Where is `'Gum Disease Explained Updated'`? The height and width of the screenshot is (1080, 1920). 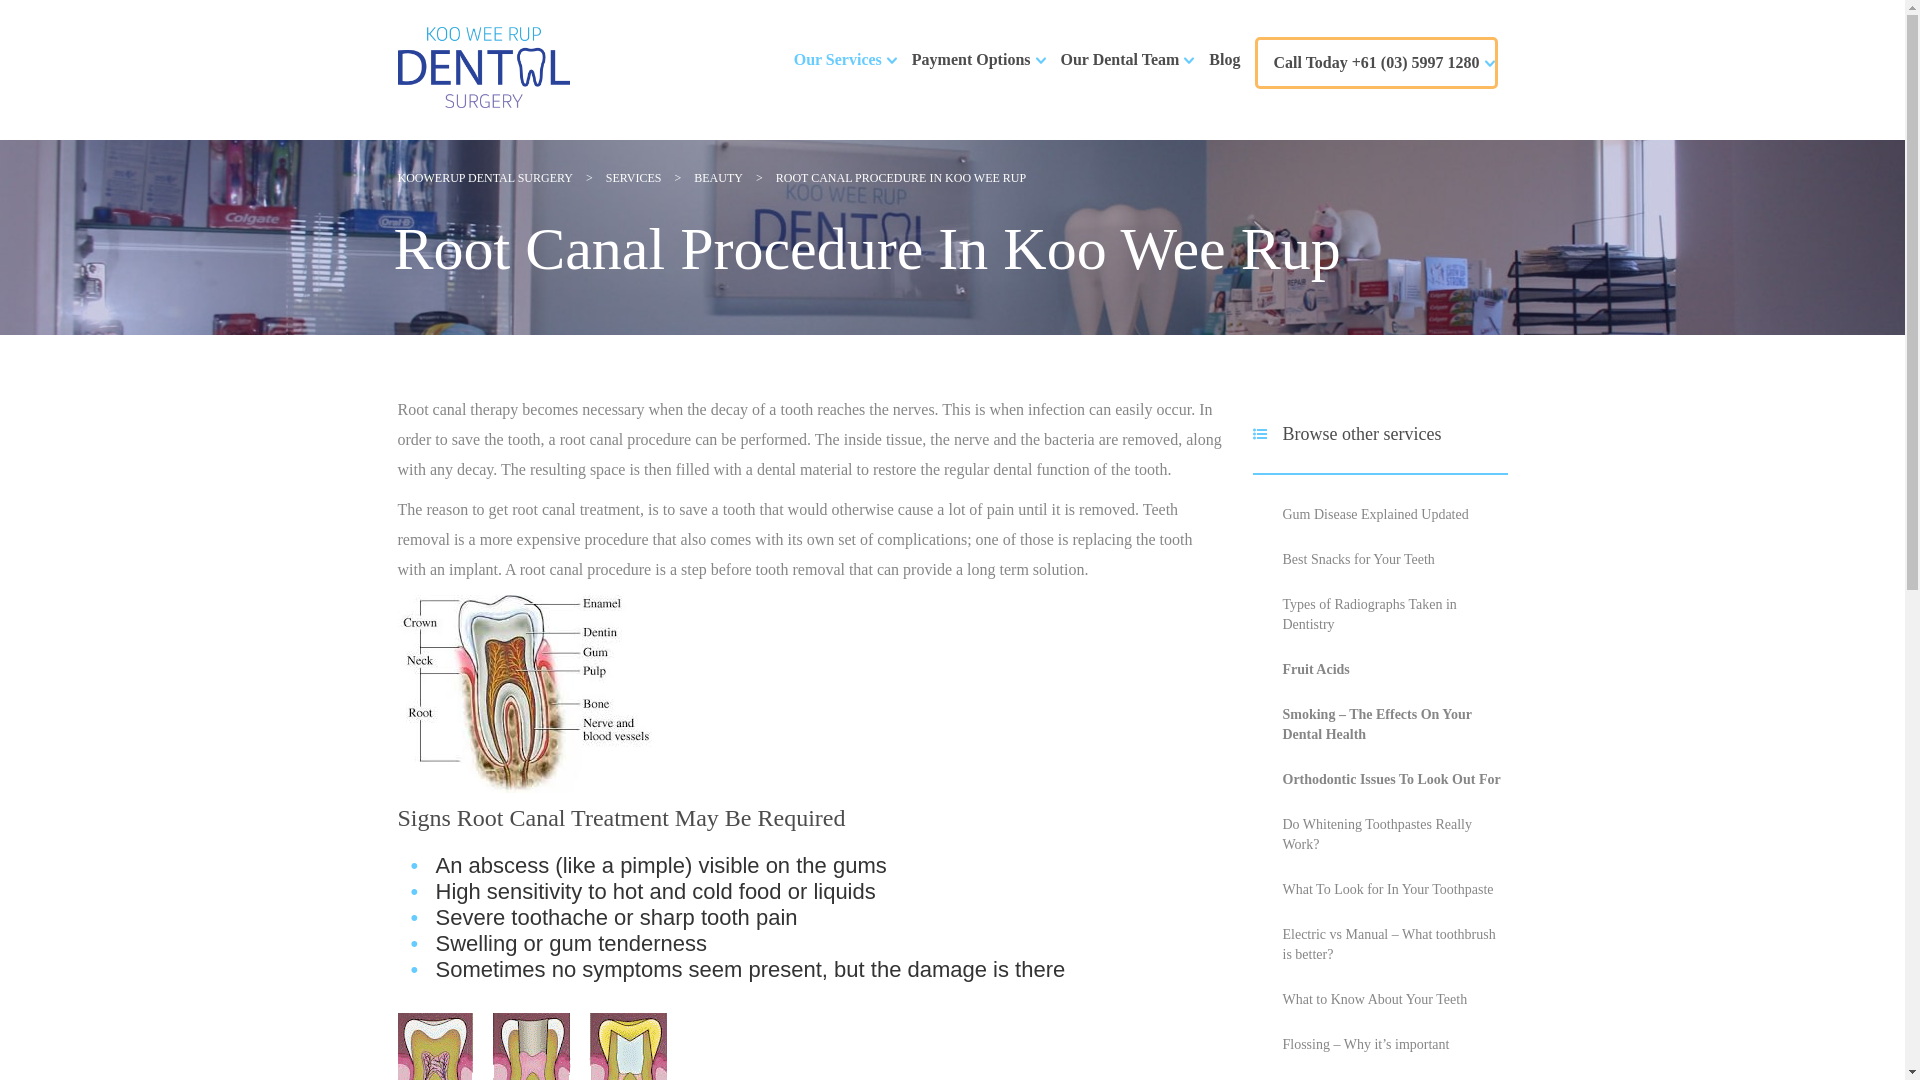 'Gum Disease Explained Updated' is located at coordinates (1281, 513).